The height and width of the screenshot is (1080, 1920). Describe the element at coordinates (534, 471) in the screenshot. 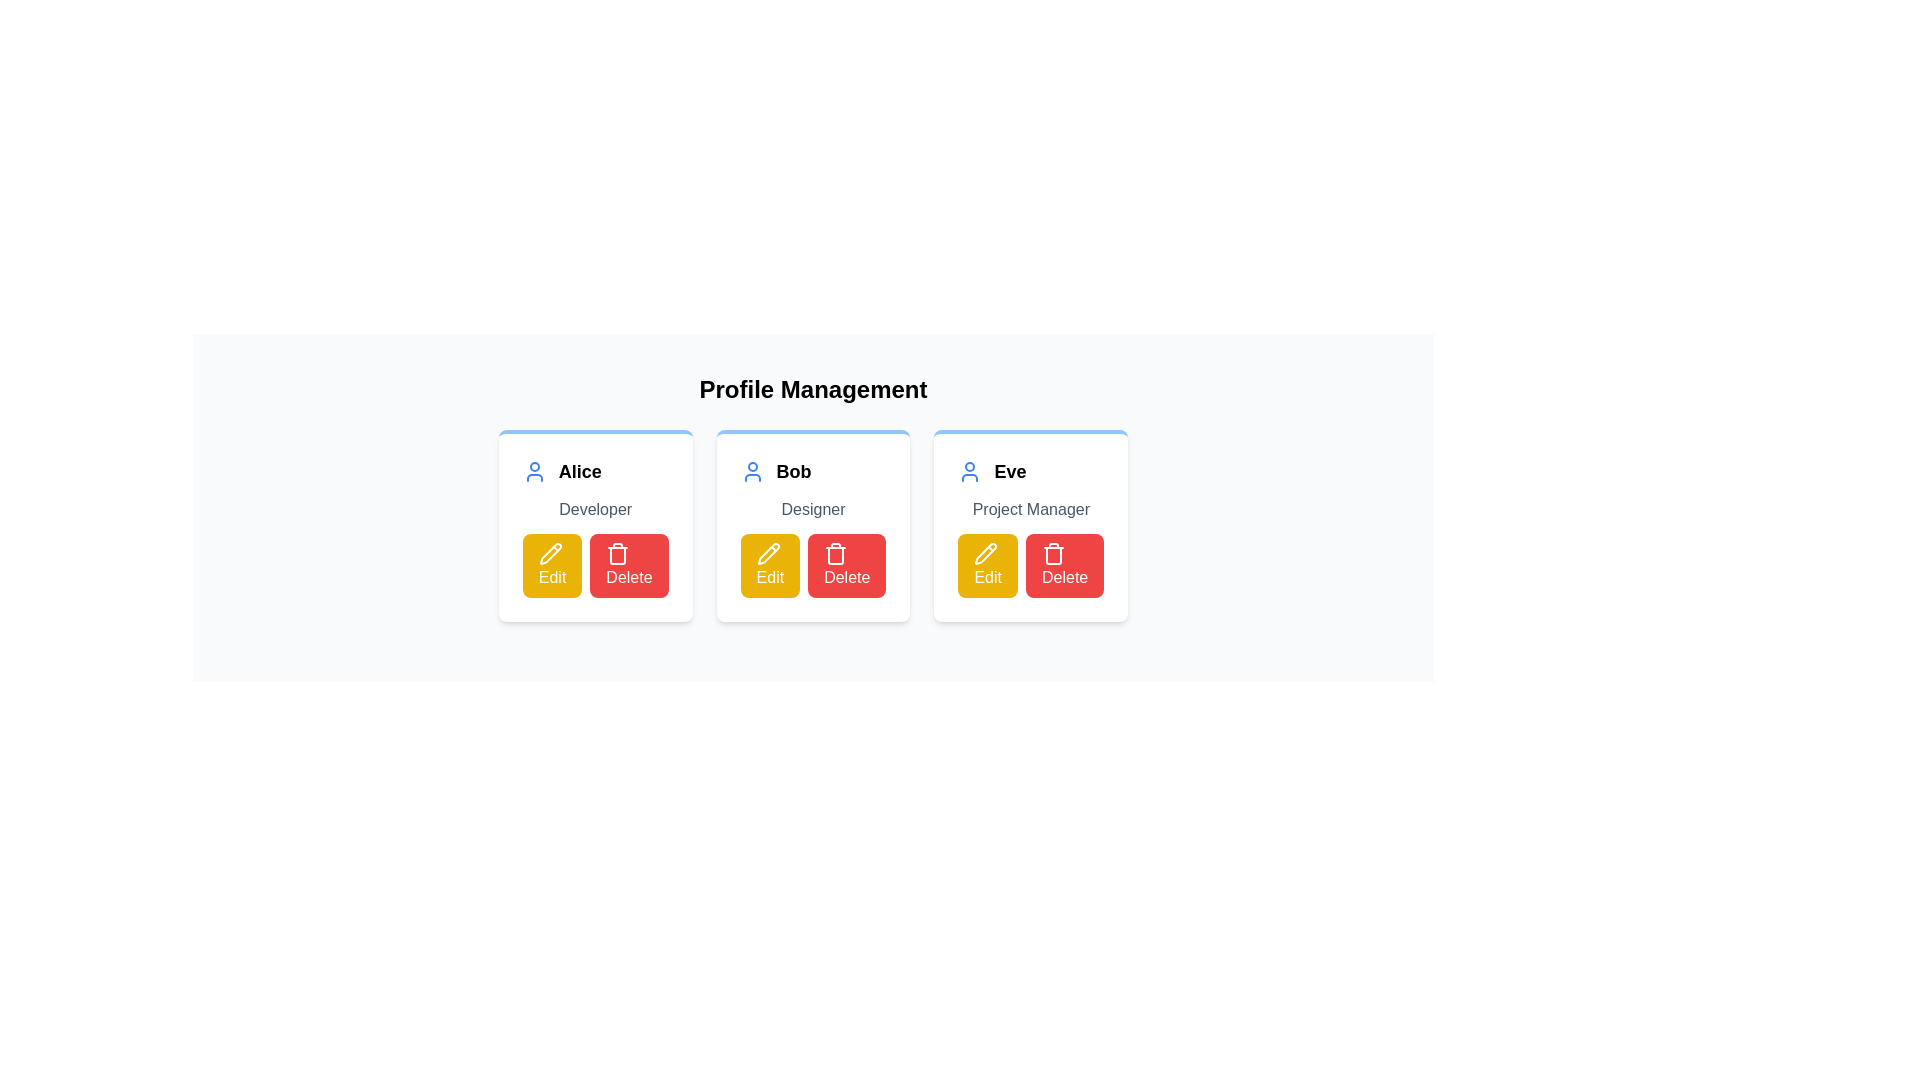

I see `the first avatar icon representing the user 'Alice' located at the far left in the row of profile cards` at that location.